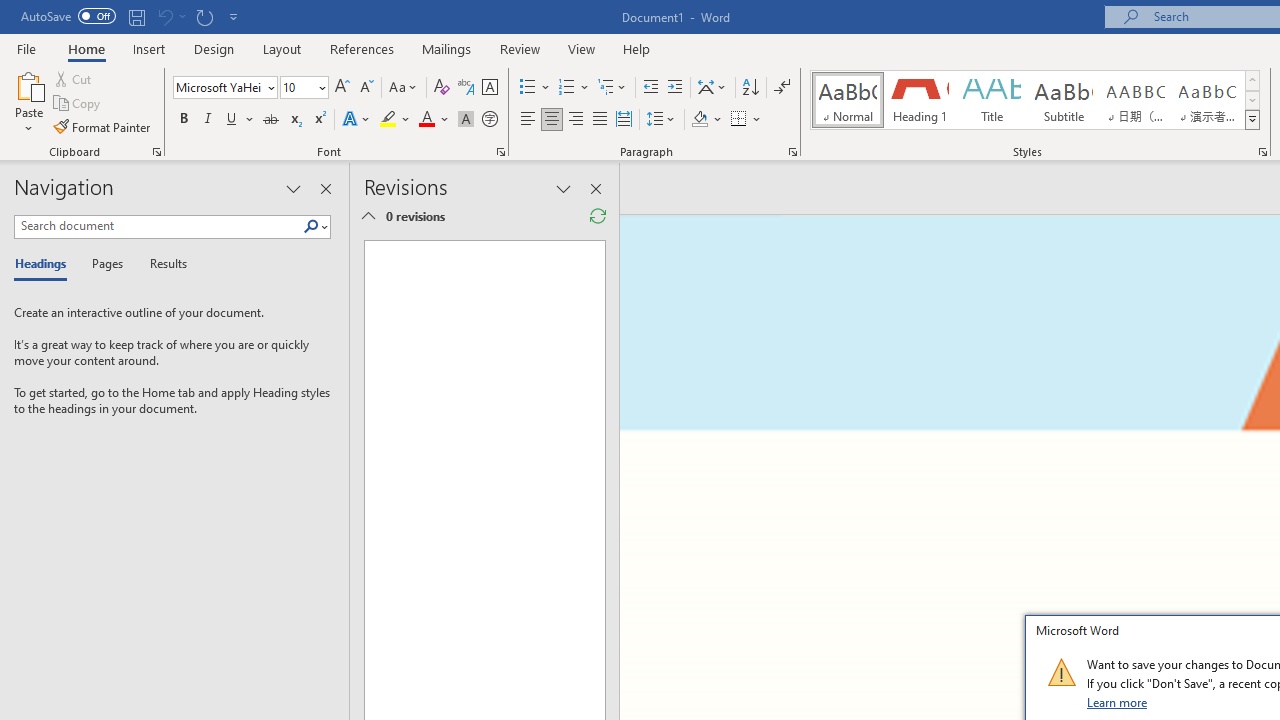 The width and height of the screenshot is (1280, 720). I want to click on 'Shading RGB(0, 0, 0)', so click(699, 119).